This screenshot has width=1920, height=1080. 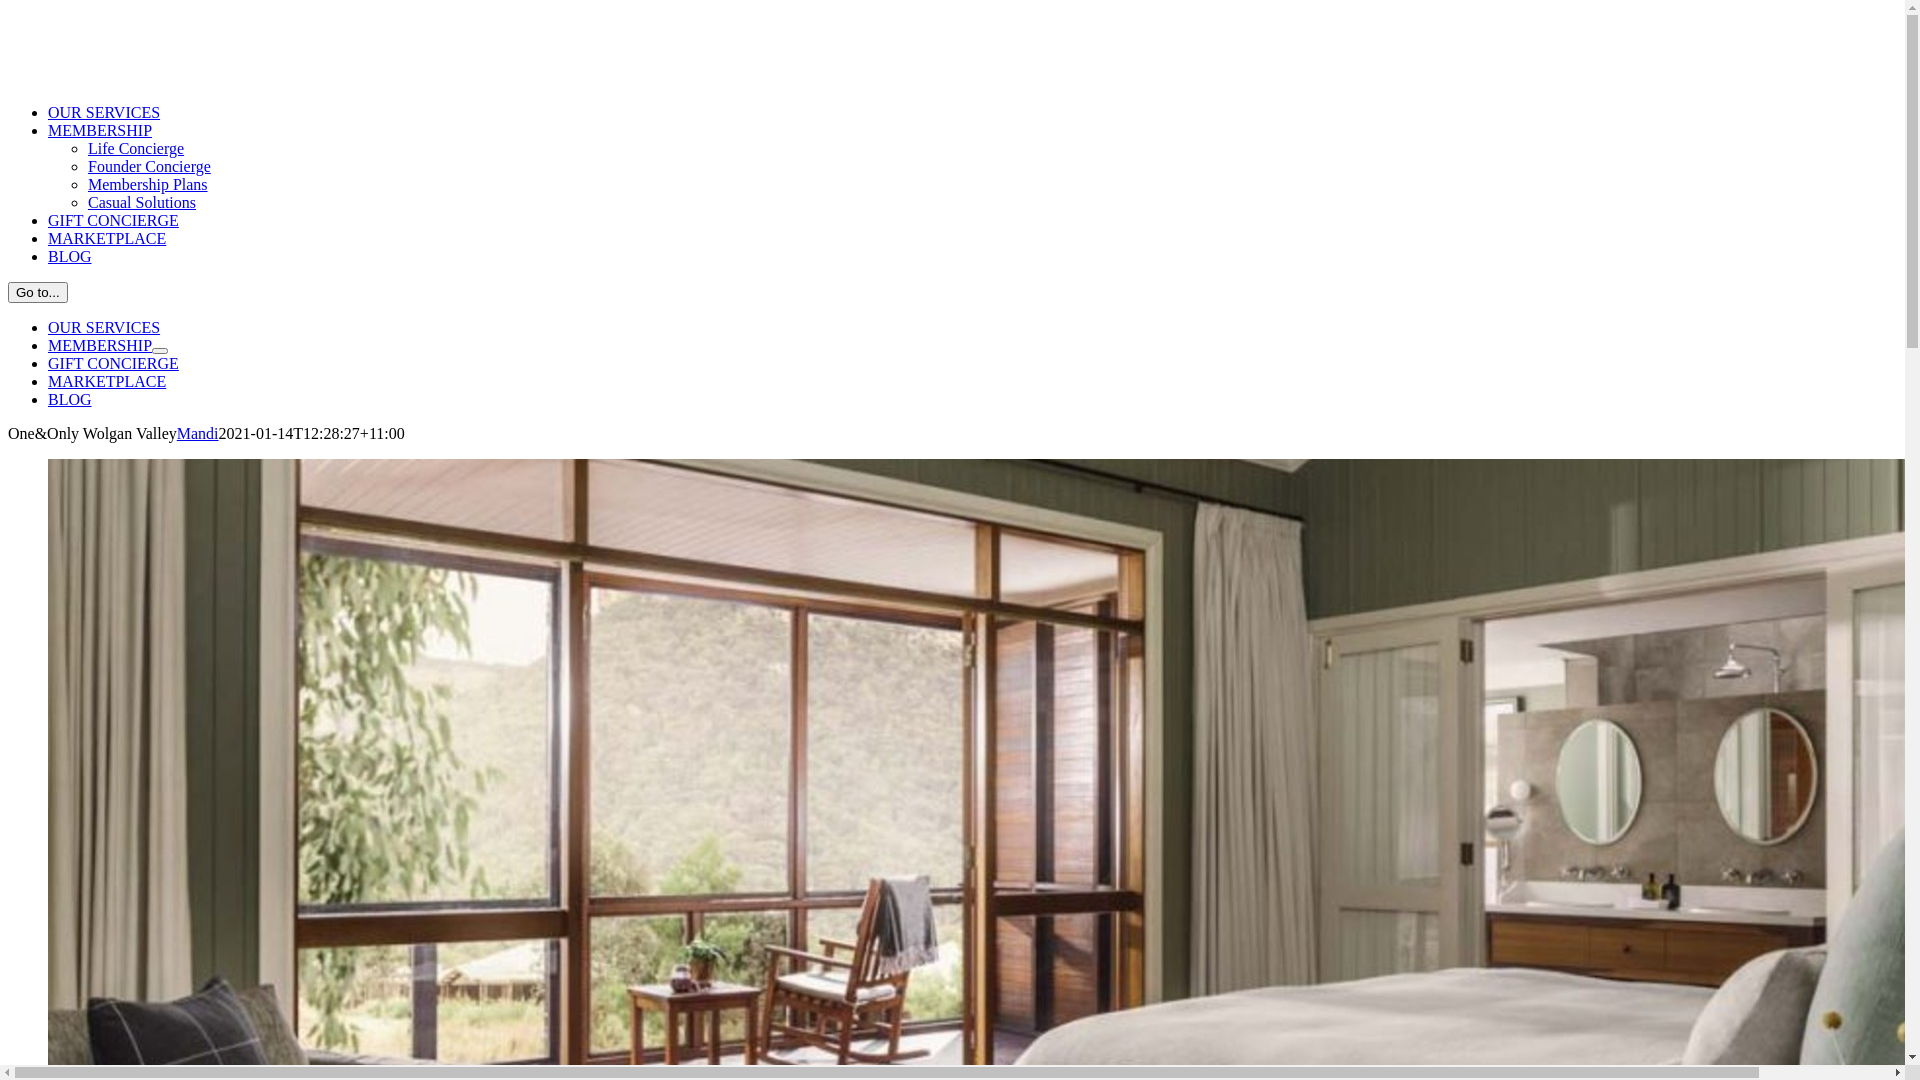 I want to click on 'Mandi', so click(x=177, y=432).